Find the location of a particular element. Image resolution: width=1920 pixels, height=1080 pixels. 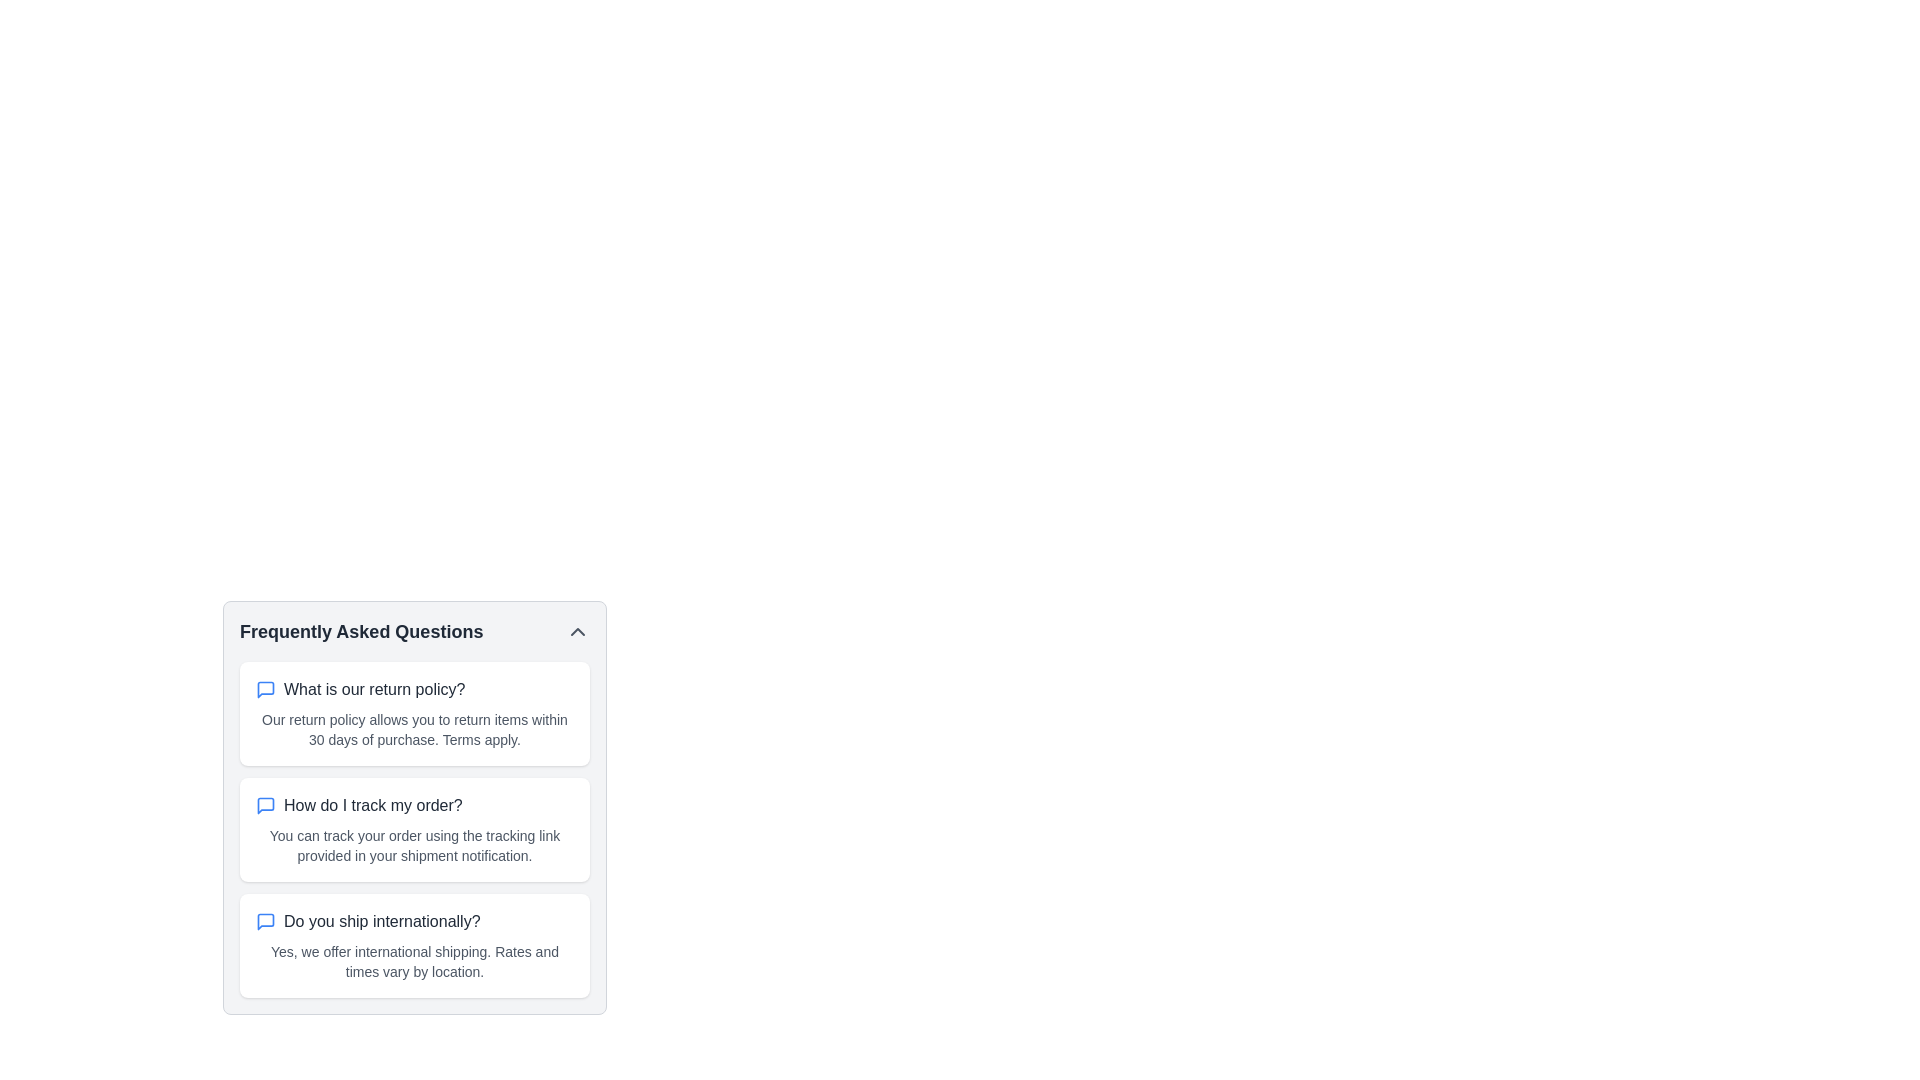

the small blue speech bubble icon located to the left of the text 'Do you ship internationally?' in the 'Frequently Asked Questions' section is located at coordinates (264, 921).